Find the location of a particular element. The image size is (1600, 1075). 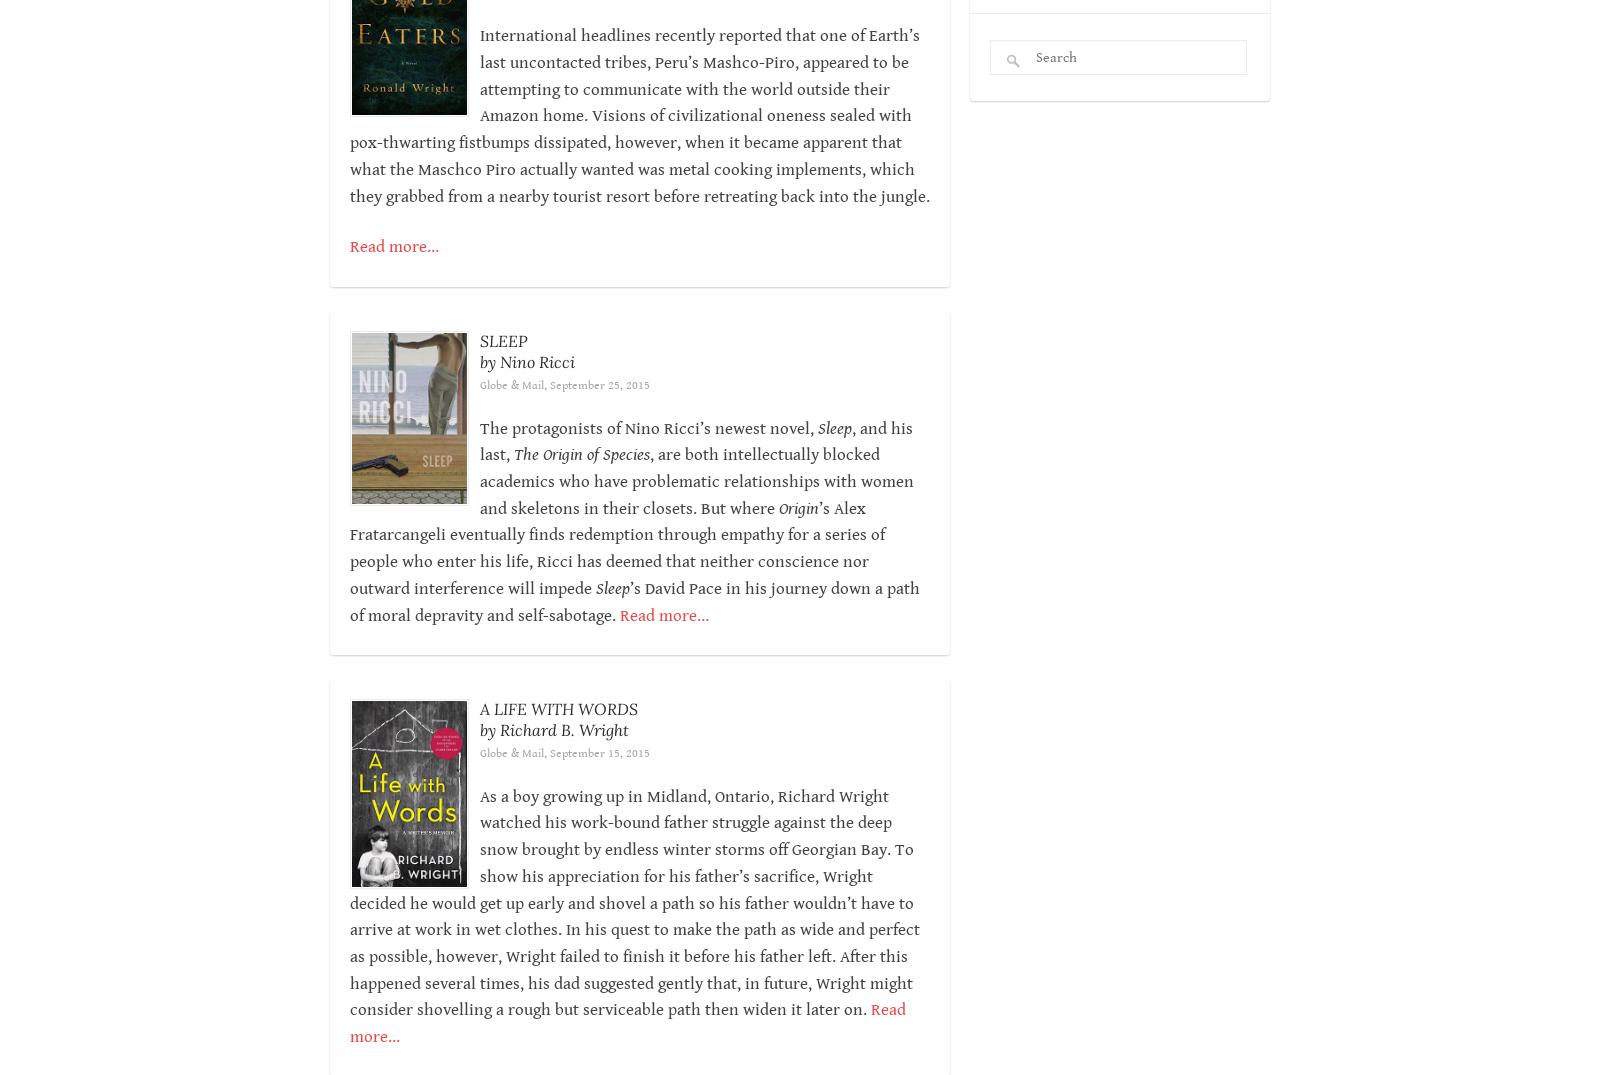

'The protagonists of Nino Ricci’s newest novel,' is located at coordinates (648, 426).